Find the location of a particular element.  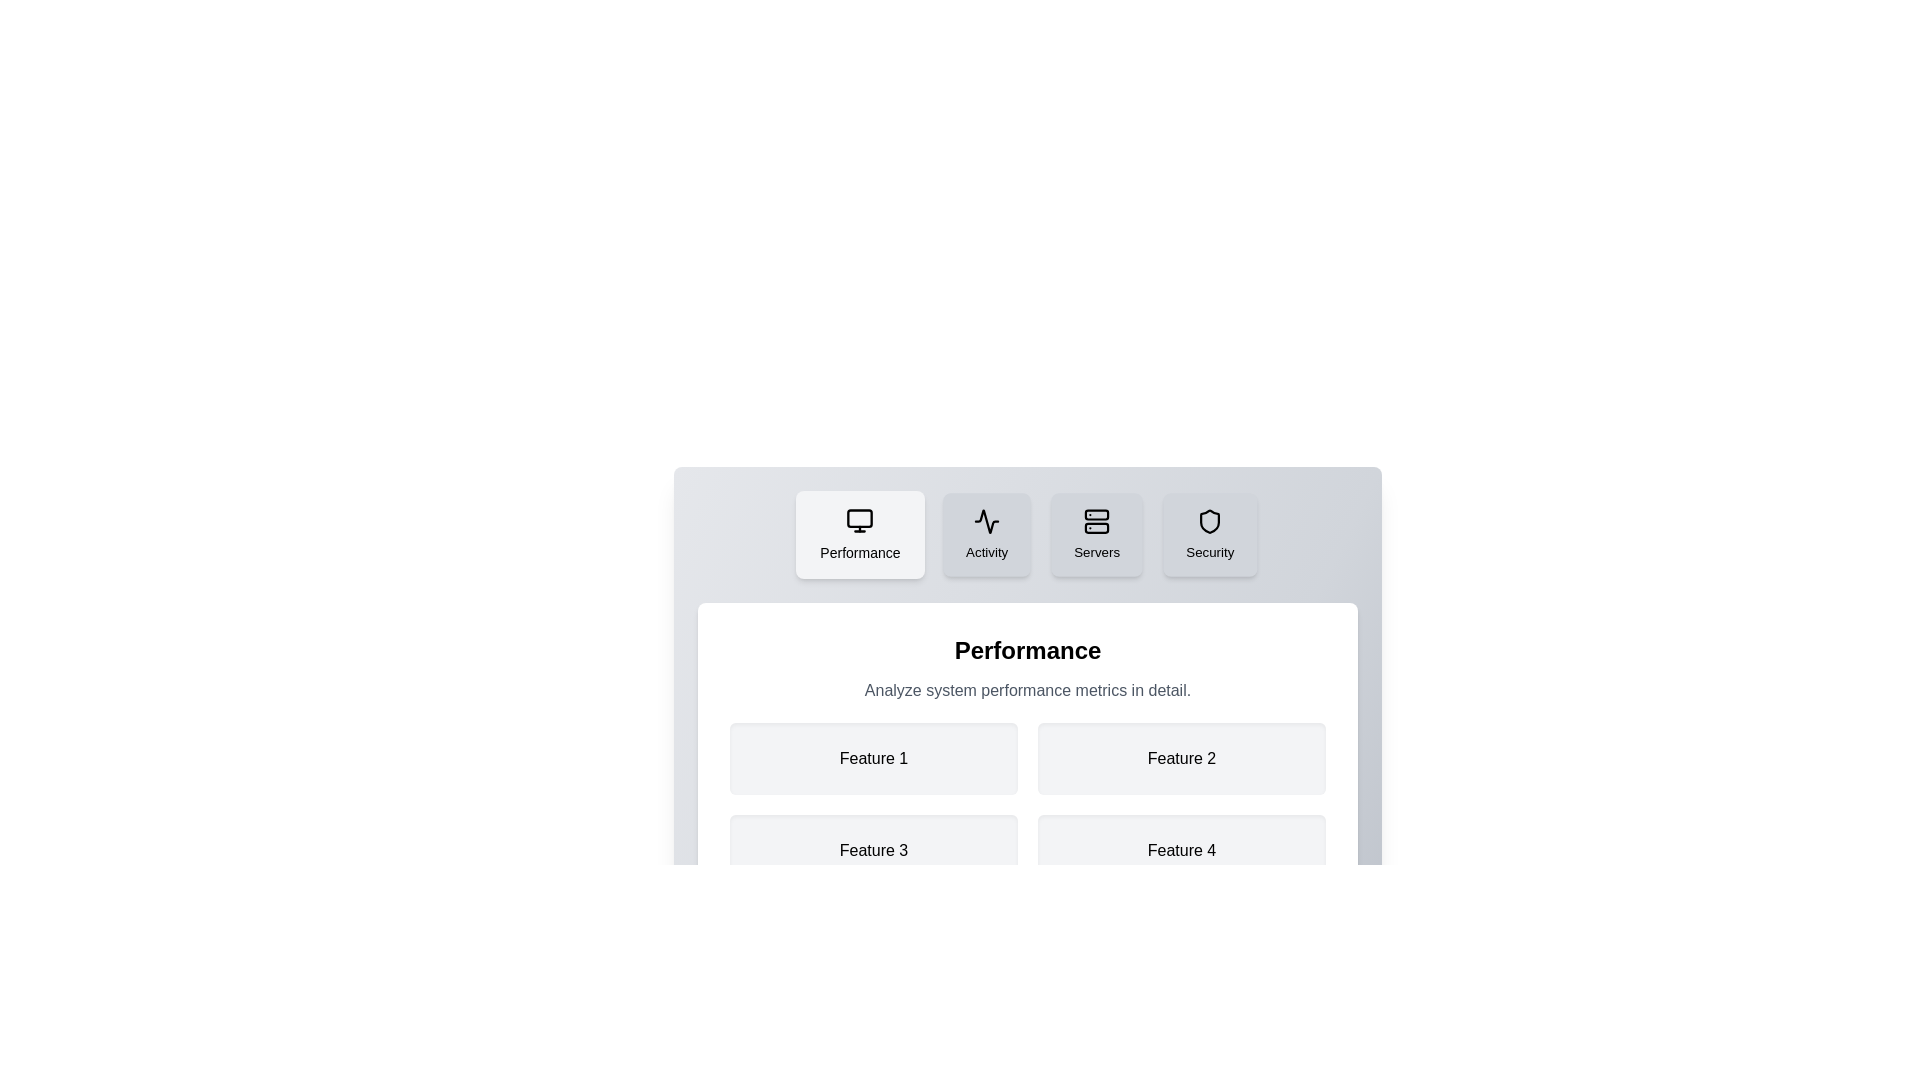

the Security tab to view its content is located at coordinates (1208, 534).